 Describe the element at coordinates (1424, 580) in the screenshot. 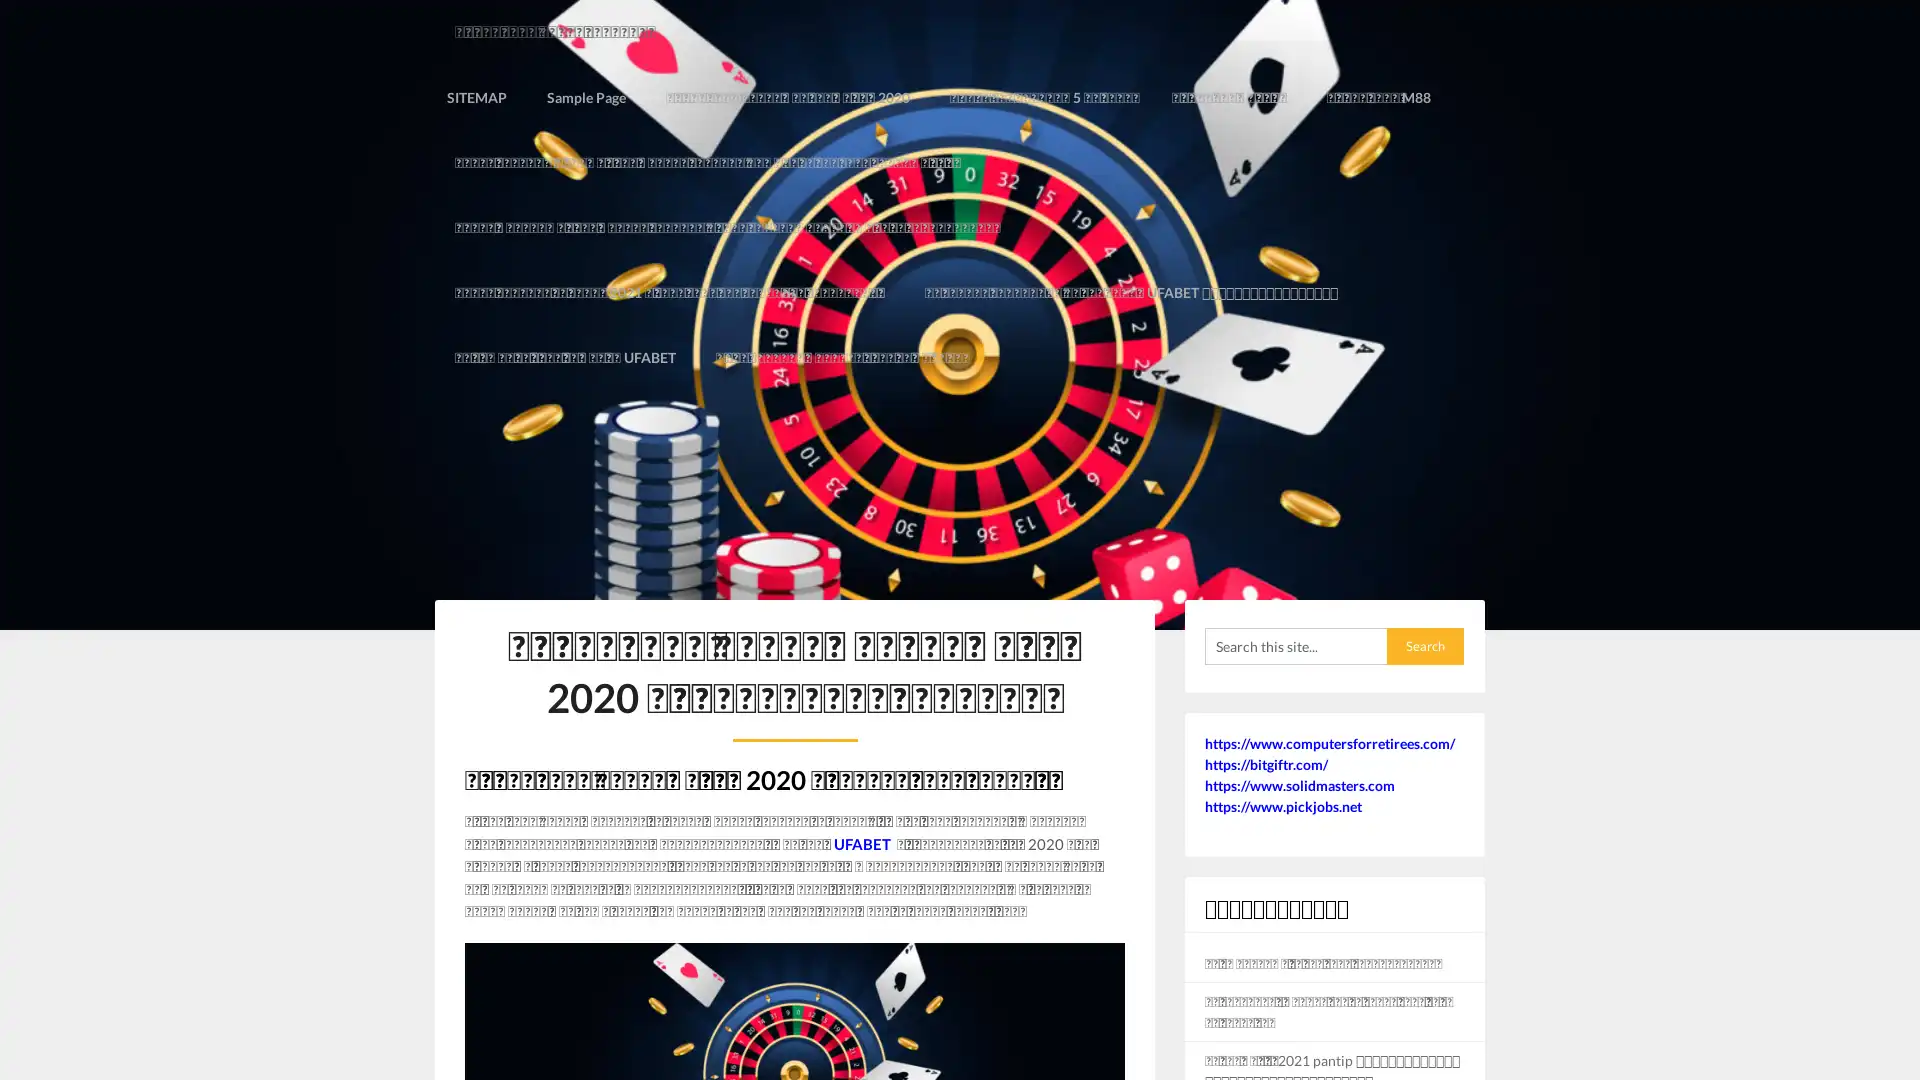

I see `Search` at that location.